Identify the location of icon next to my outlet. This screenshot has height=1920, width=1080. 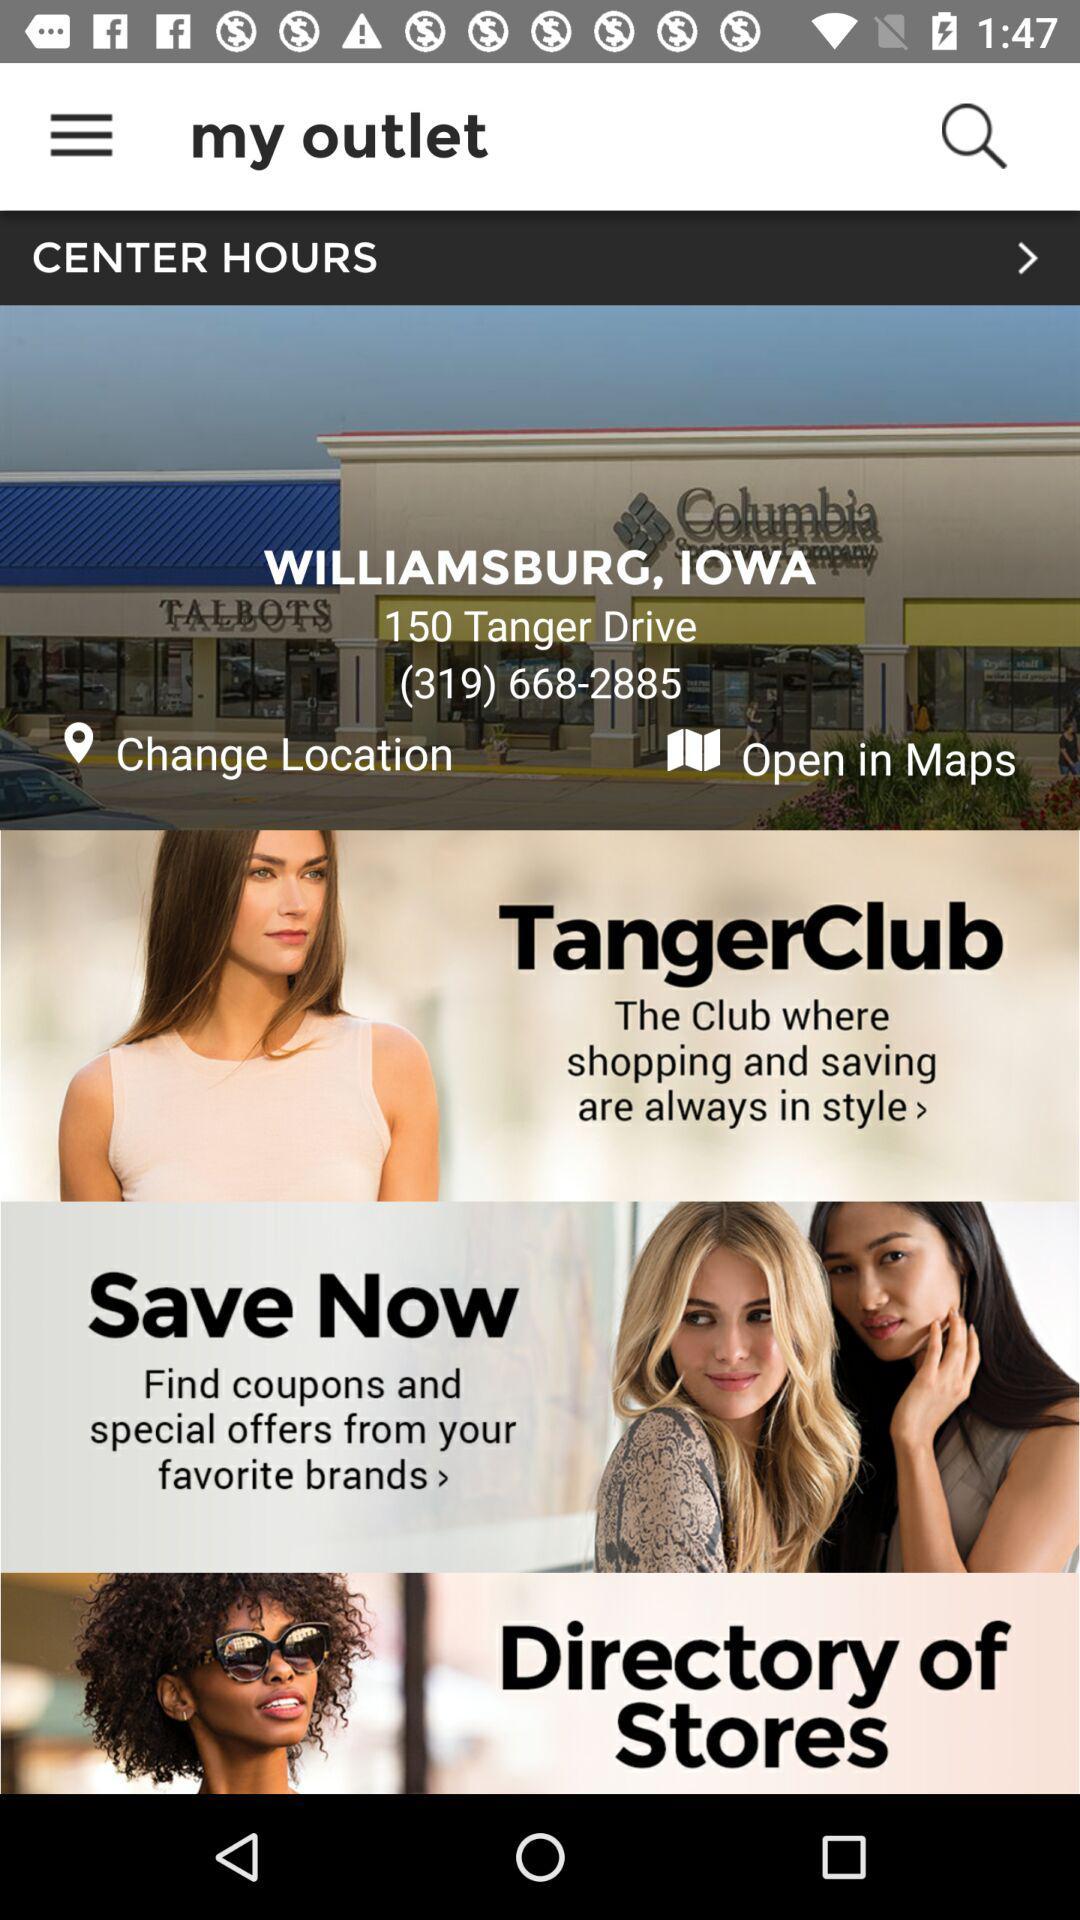
(80, 135).